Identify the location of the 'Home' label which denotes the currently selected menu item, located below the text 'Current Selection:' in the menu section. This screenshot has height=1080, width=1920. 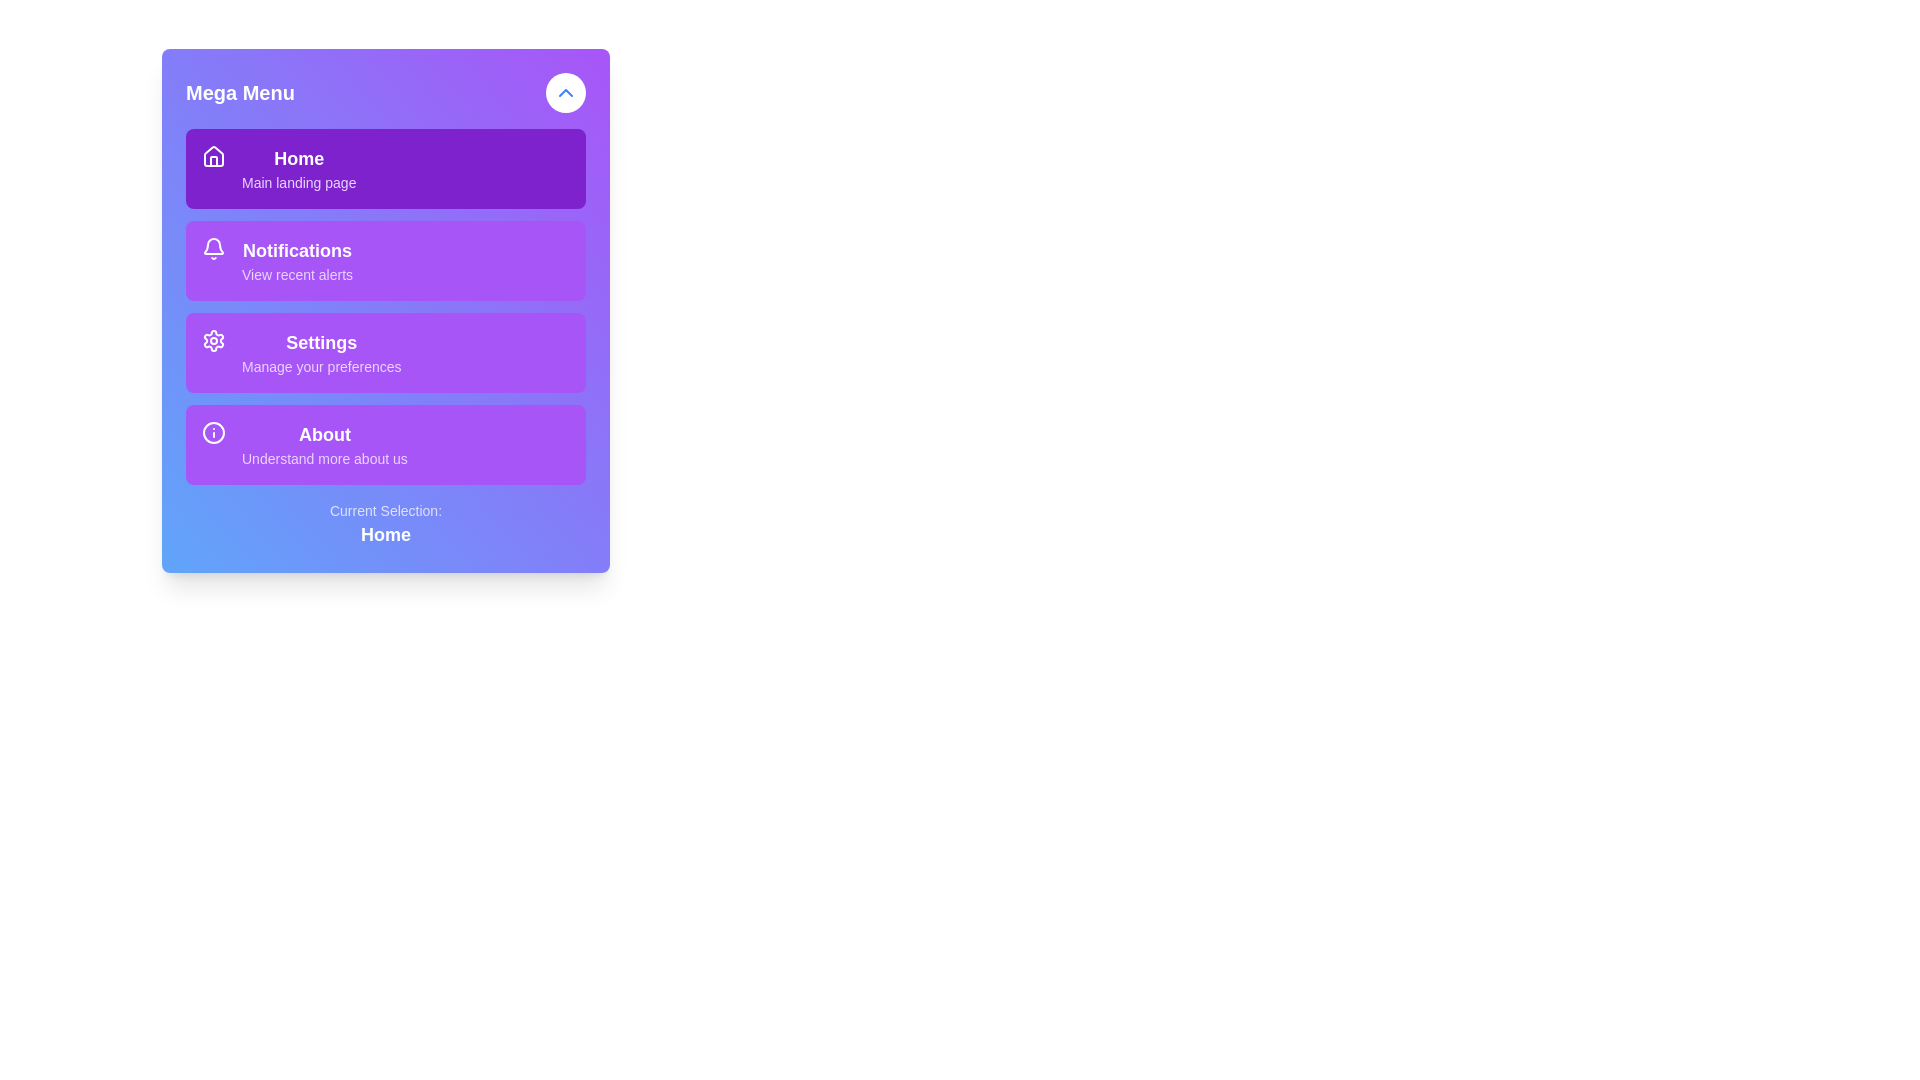
(385, 534).